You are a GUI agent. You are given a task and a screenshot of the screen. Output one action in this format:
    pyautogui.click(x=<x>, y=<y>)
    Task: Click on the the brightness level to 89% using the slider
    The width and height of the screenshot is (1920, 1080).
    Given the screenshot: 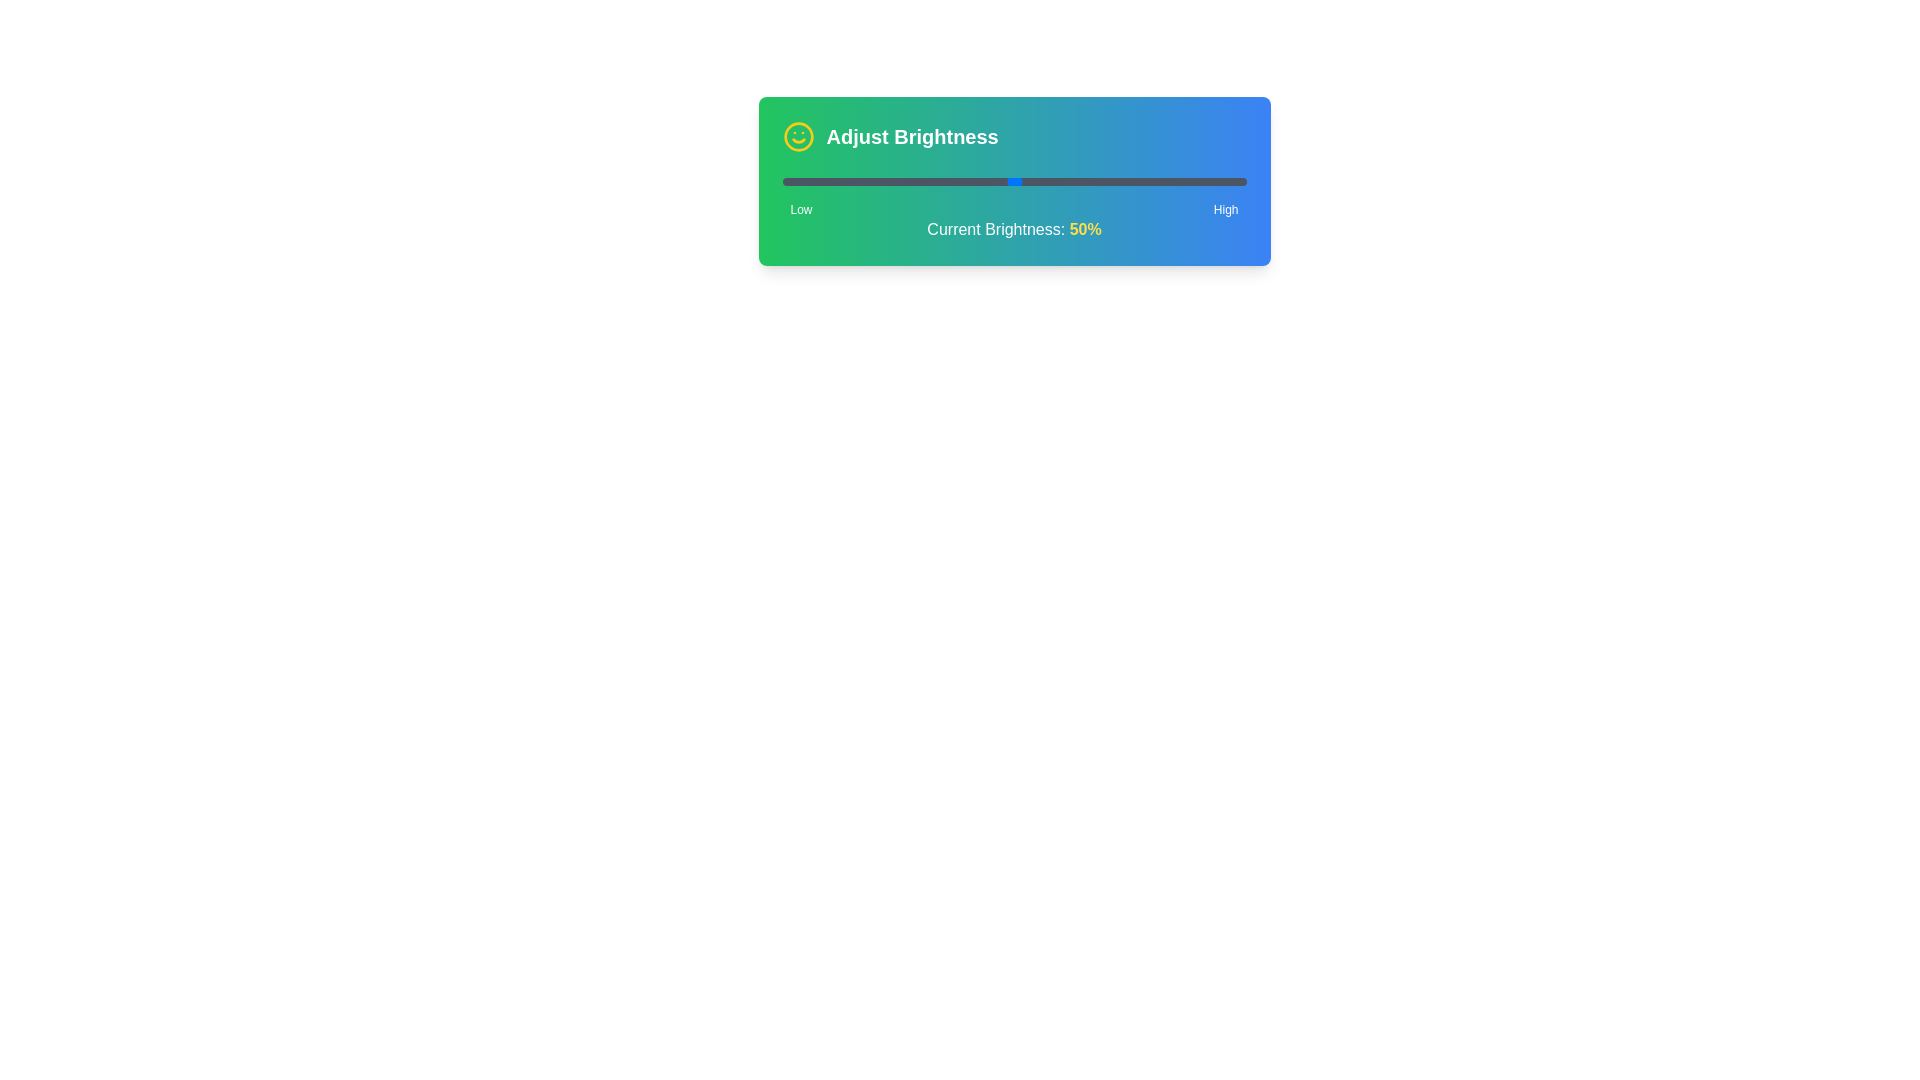 What is the action you would take?
    pyautogui.click(x=1195, y=181)
    